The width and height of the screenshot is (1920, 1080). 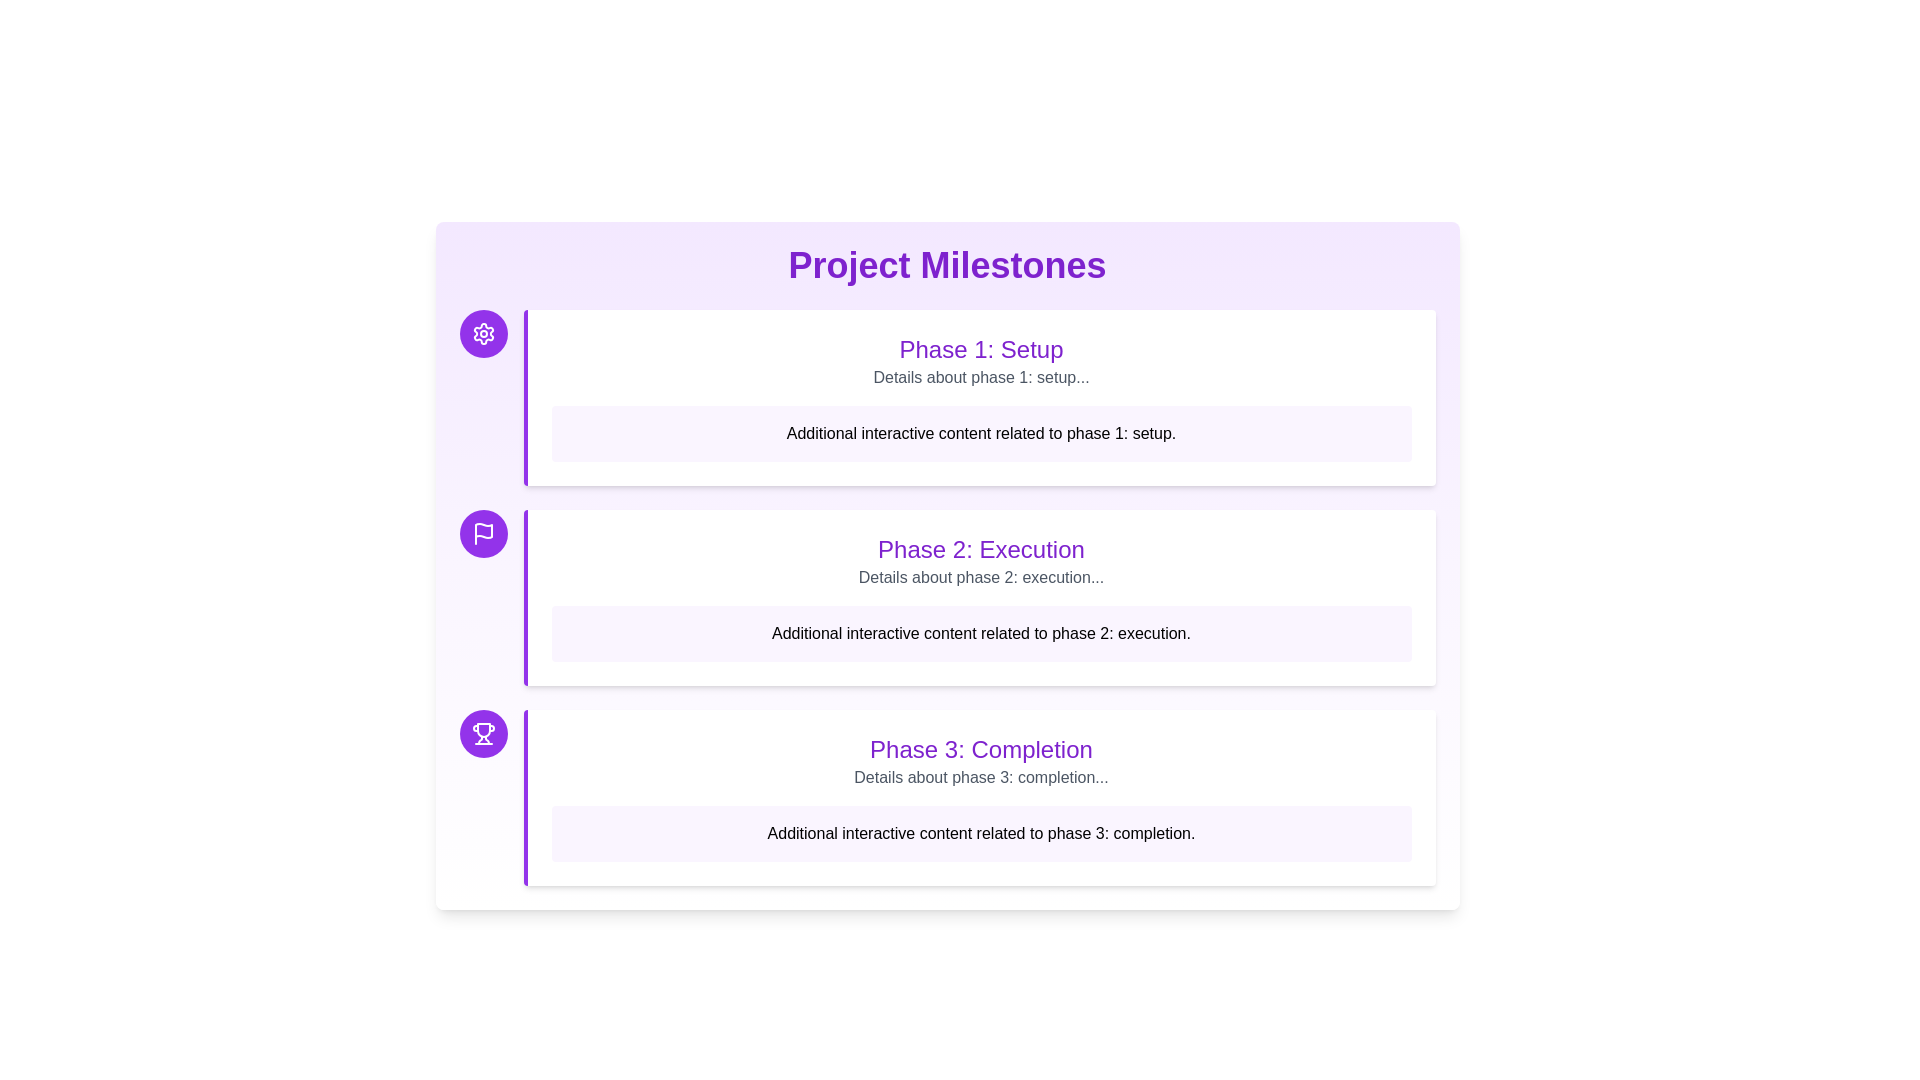 What do you see at coordinates (483, 333) in the screenshot?
I see `the gear icon, which is a monochrome purple icon indicating settings, located in the top-left corner next to the first milestone's header` at bounding box center [483, 333].